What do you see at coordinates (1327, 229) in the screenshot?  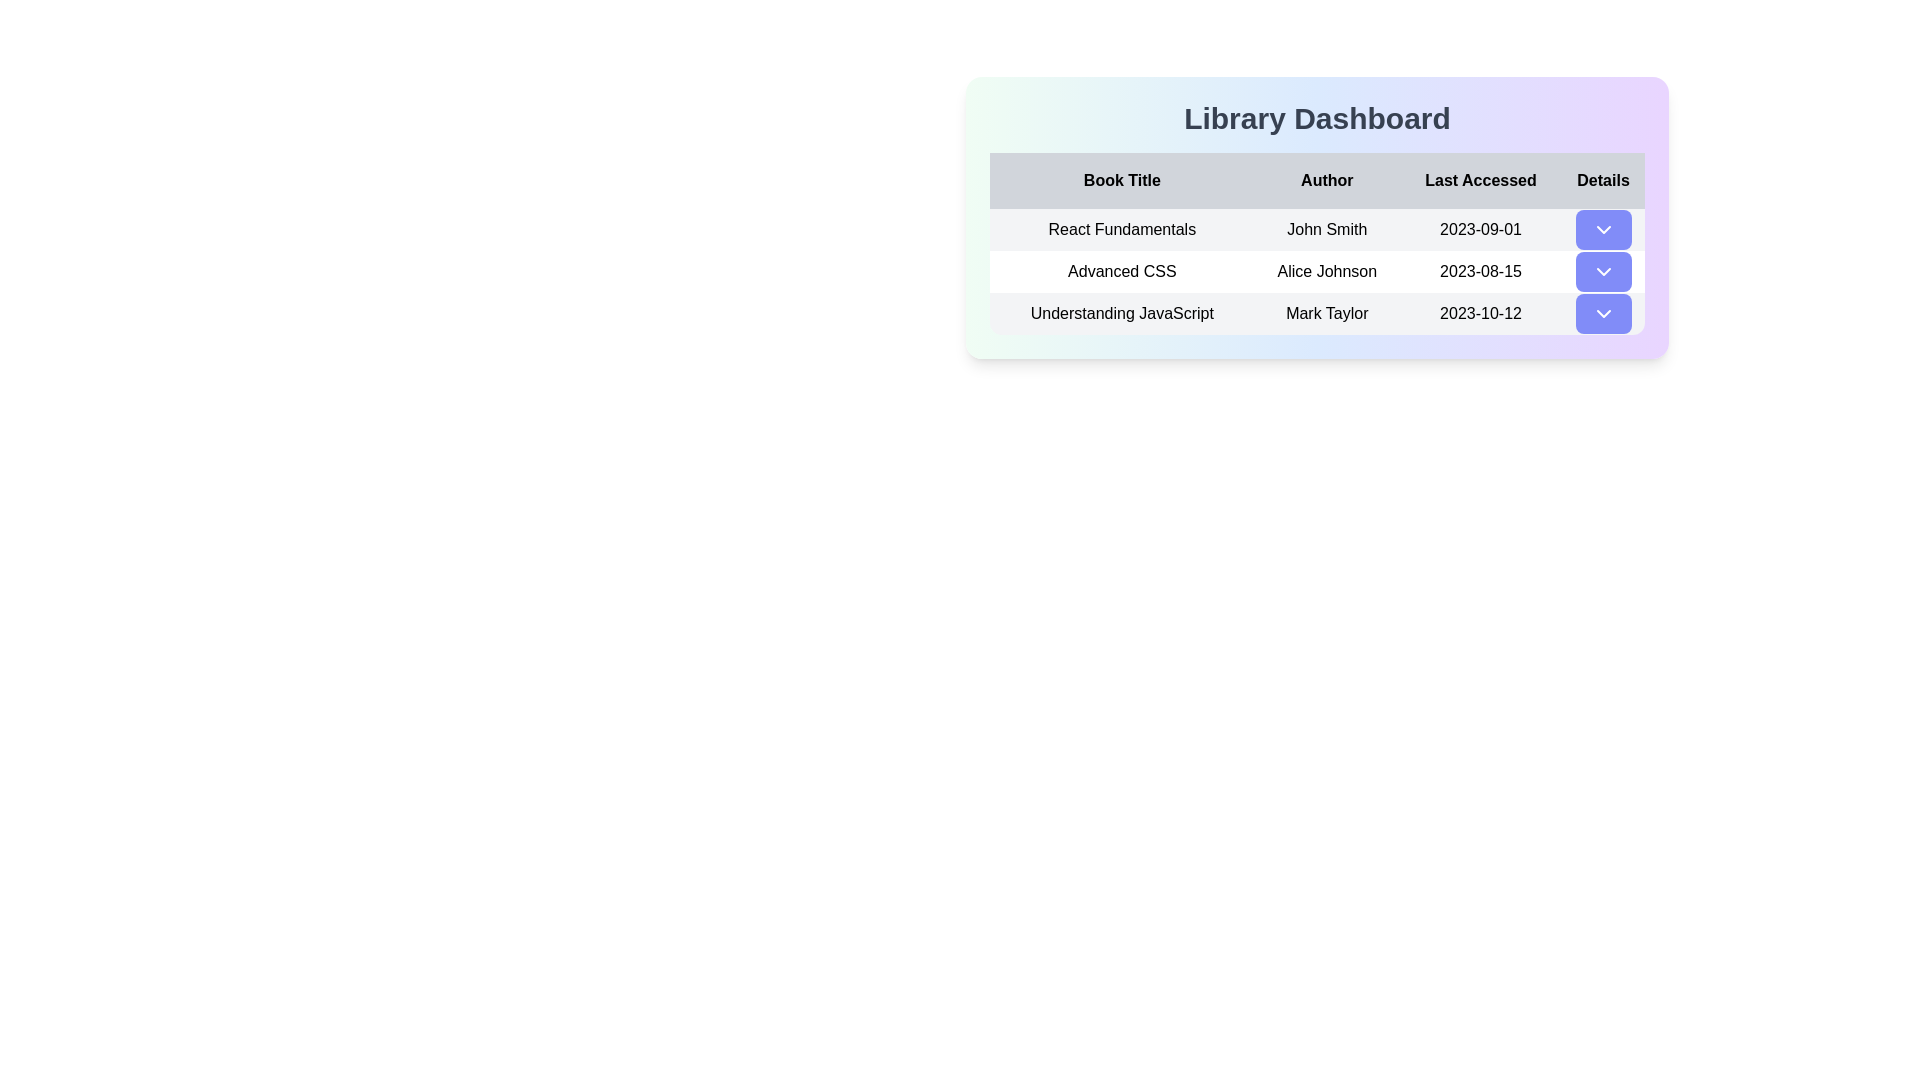 I see `the text label displaying the author of the book 'React Fundamentals' in the library dashboard table` at bounding box center [1327, 229].